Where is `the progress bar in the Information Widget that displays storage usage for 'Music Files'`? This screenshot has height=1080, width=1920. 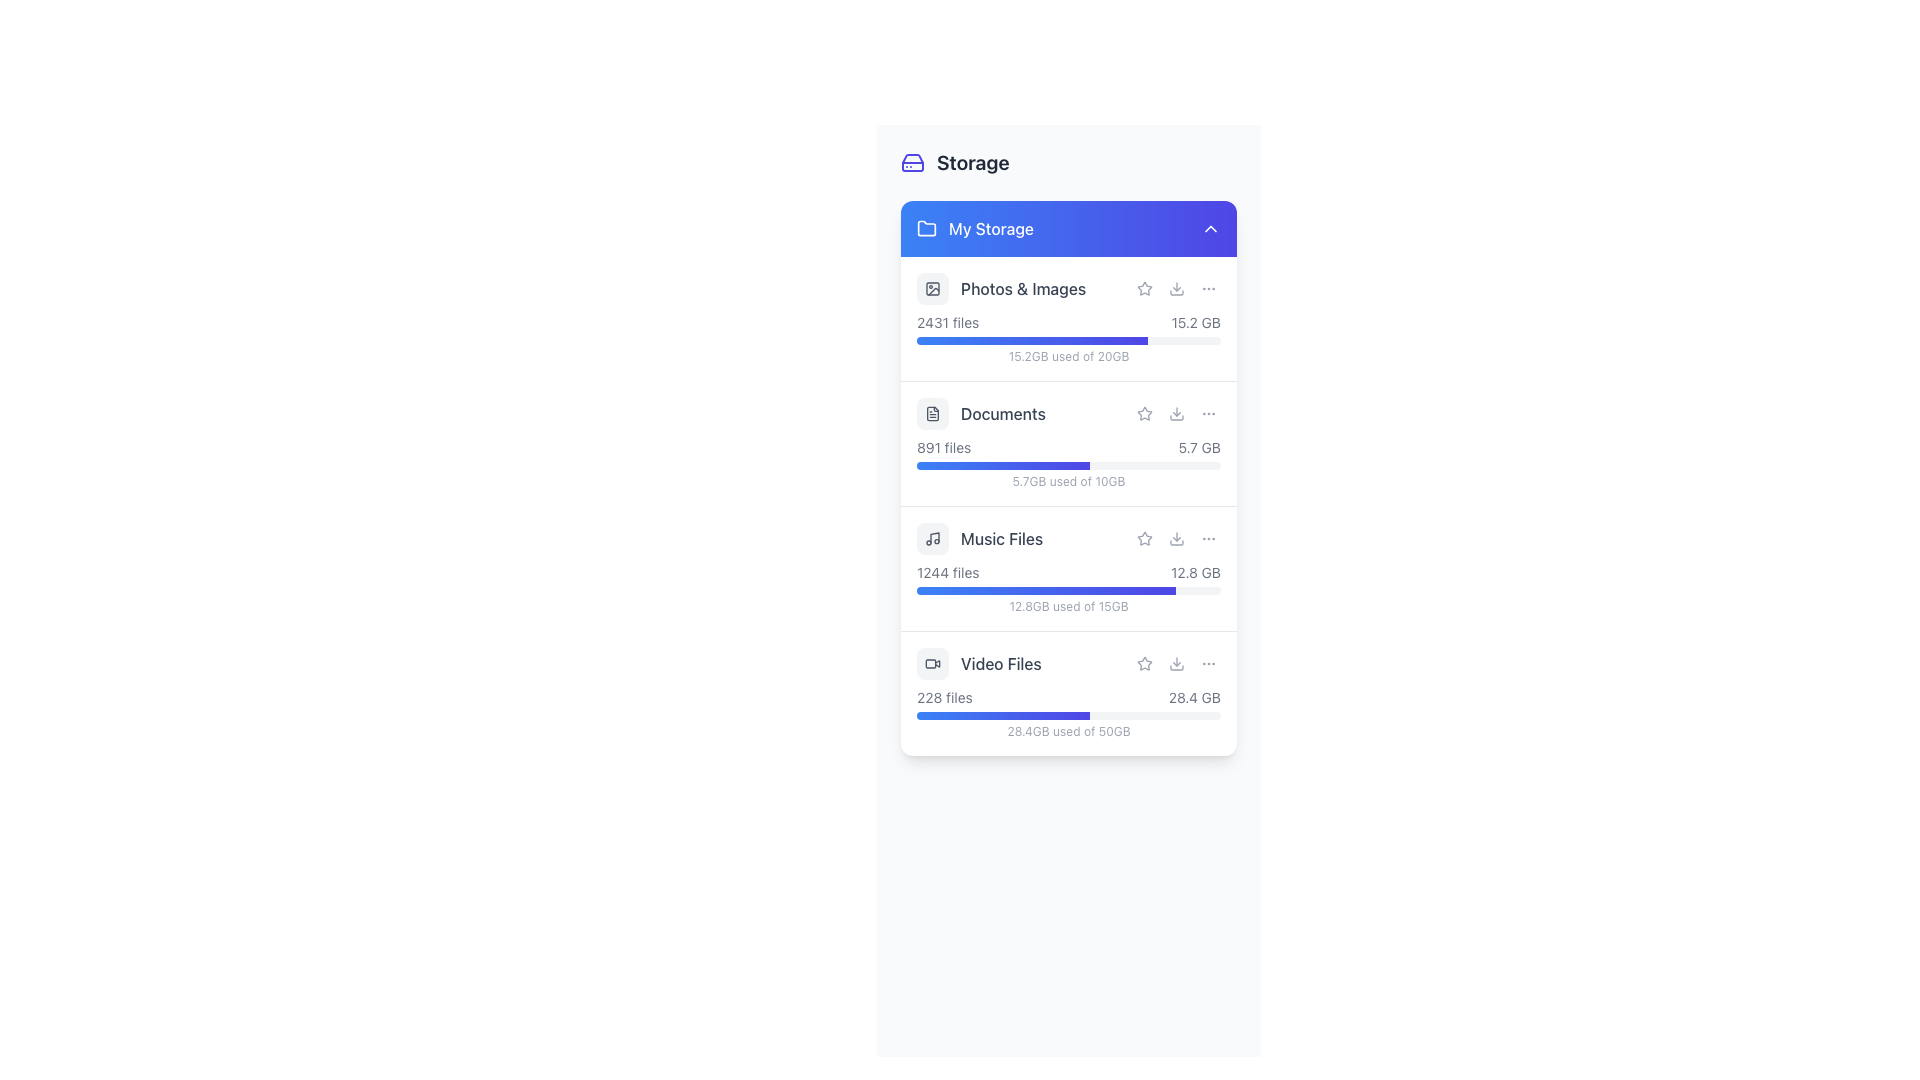 the progress bar in the Information Widget that displays storage usage for 'Music Files' is located at coordinates (1068, 588).